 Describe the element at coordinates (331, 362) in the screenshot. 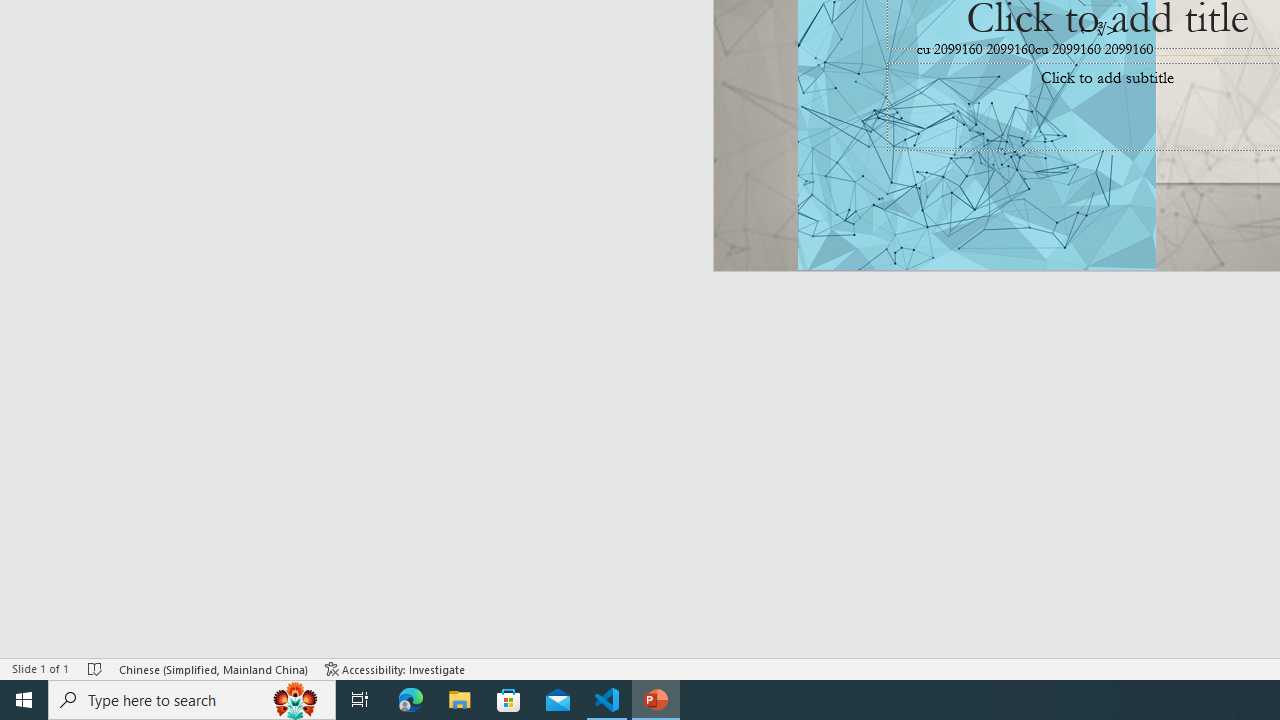

I see `'Outline Section'` at that location.